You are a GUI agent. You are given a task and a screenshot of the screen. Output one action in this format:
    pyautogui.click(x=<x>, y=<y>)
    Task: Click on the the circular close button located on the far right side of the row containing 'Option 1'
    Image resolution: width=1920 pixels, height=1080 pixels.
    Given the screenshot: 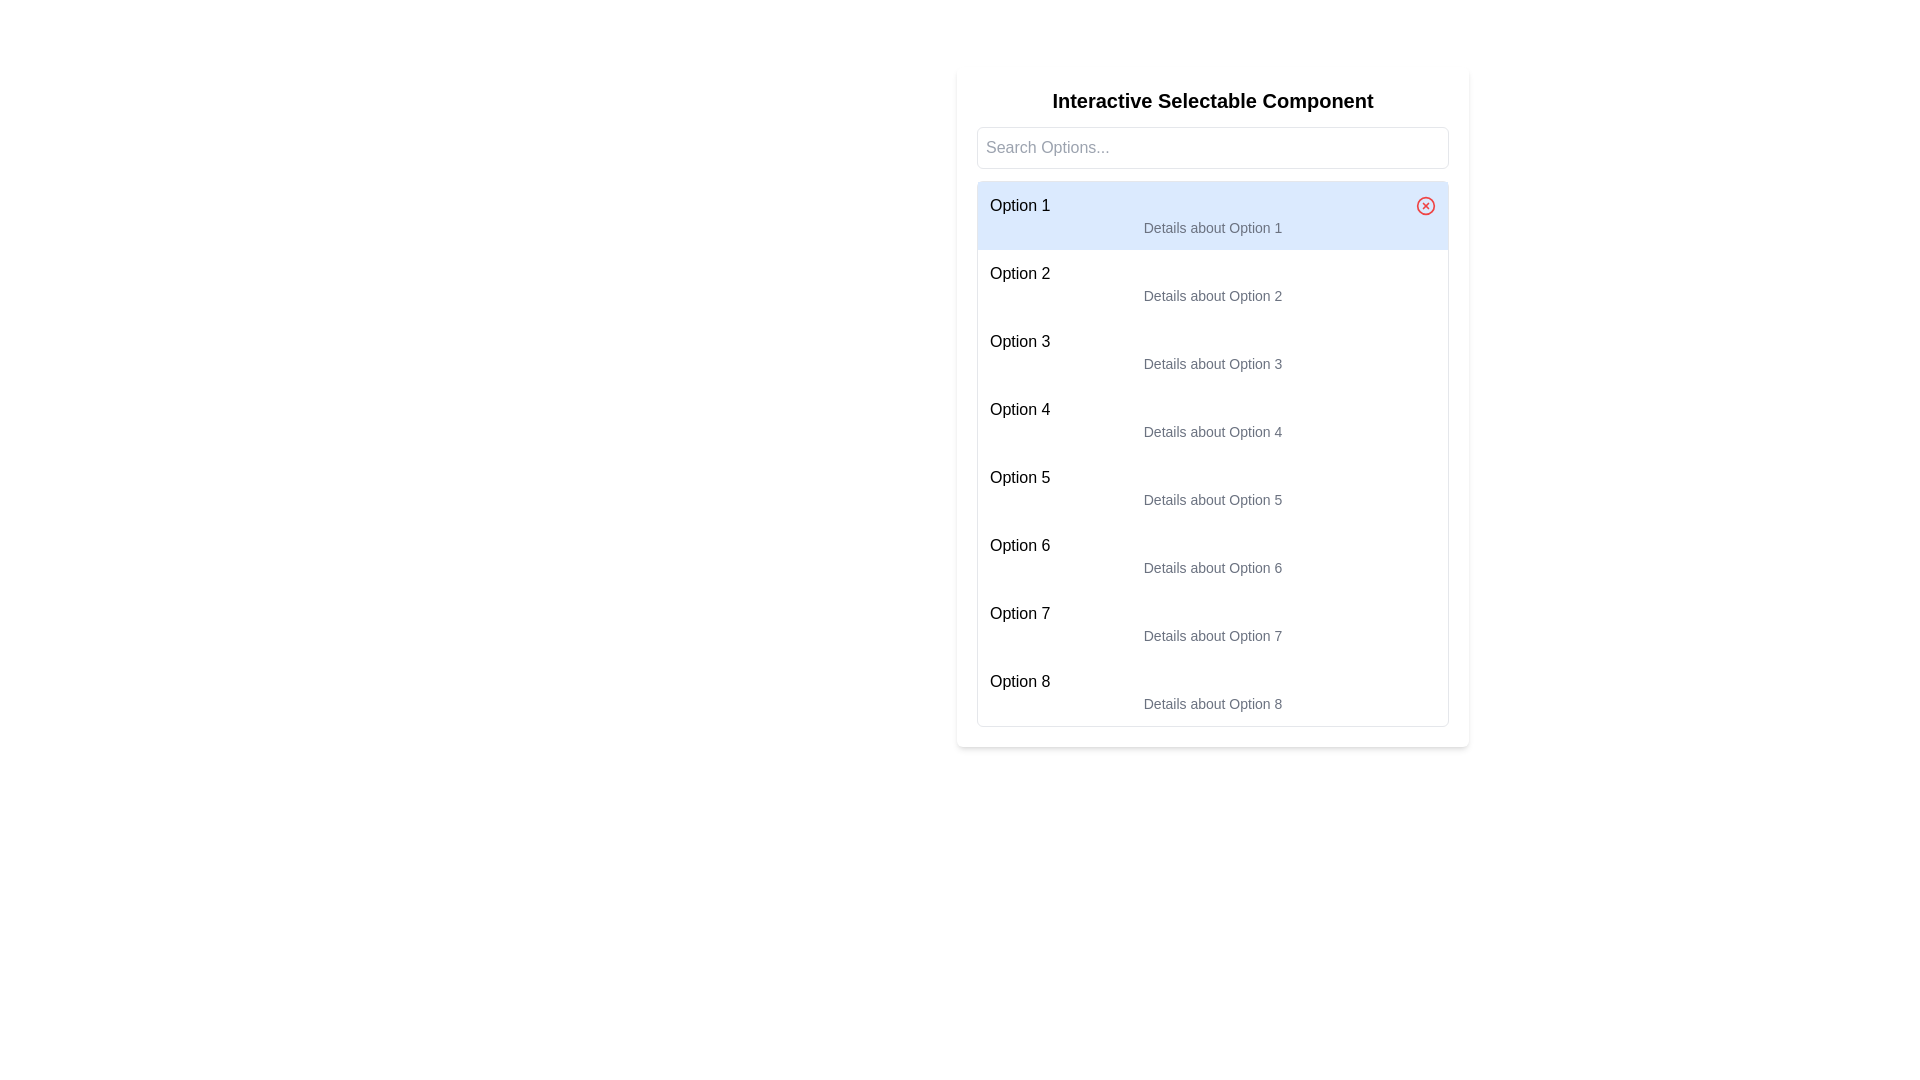 What is the action you would take?
    pyautogui.click(x=1424, y=205)
    